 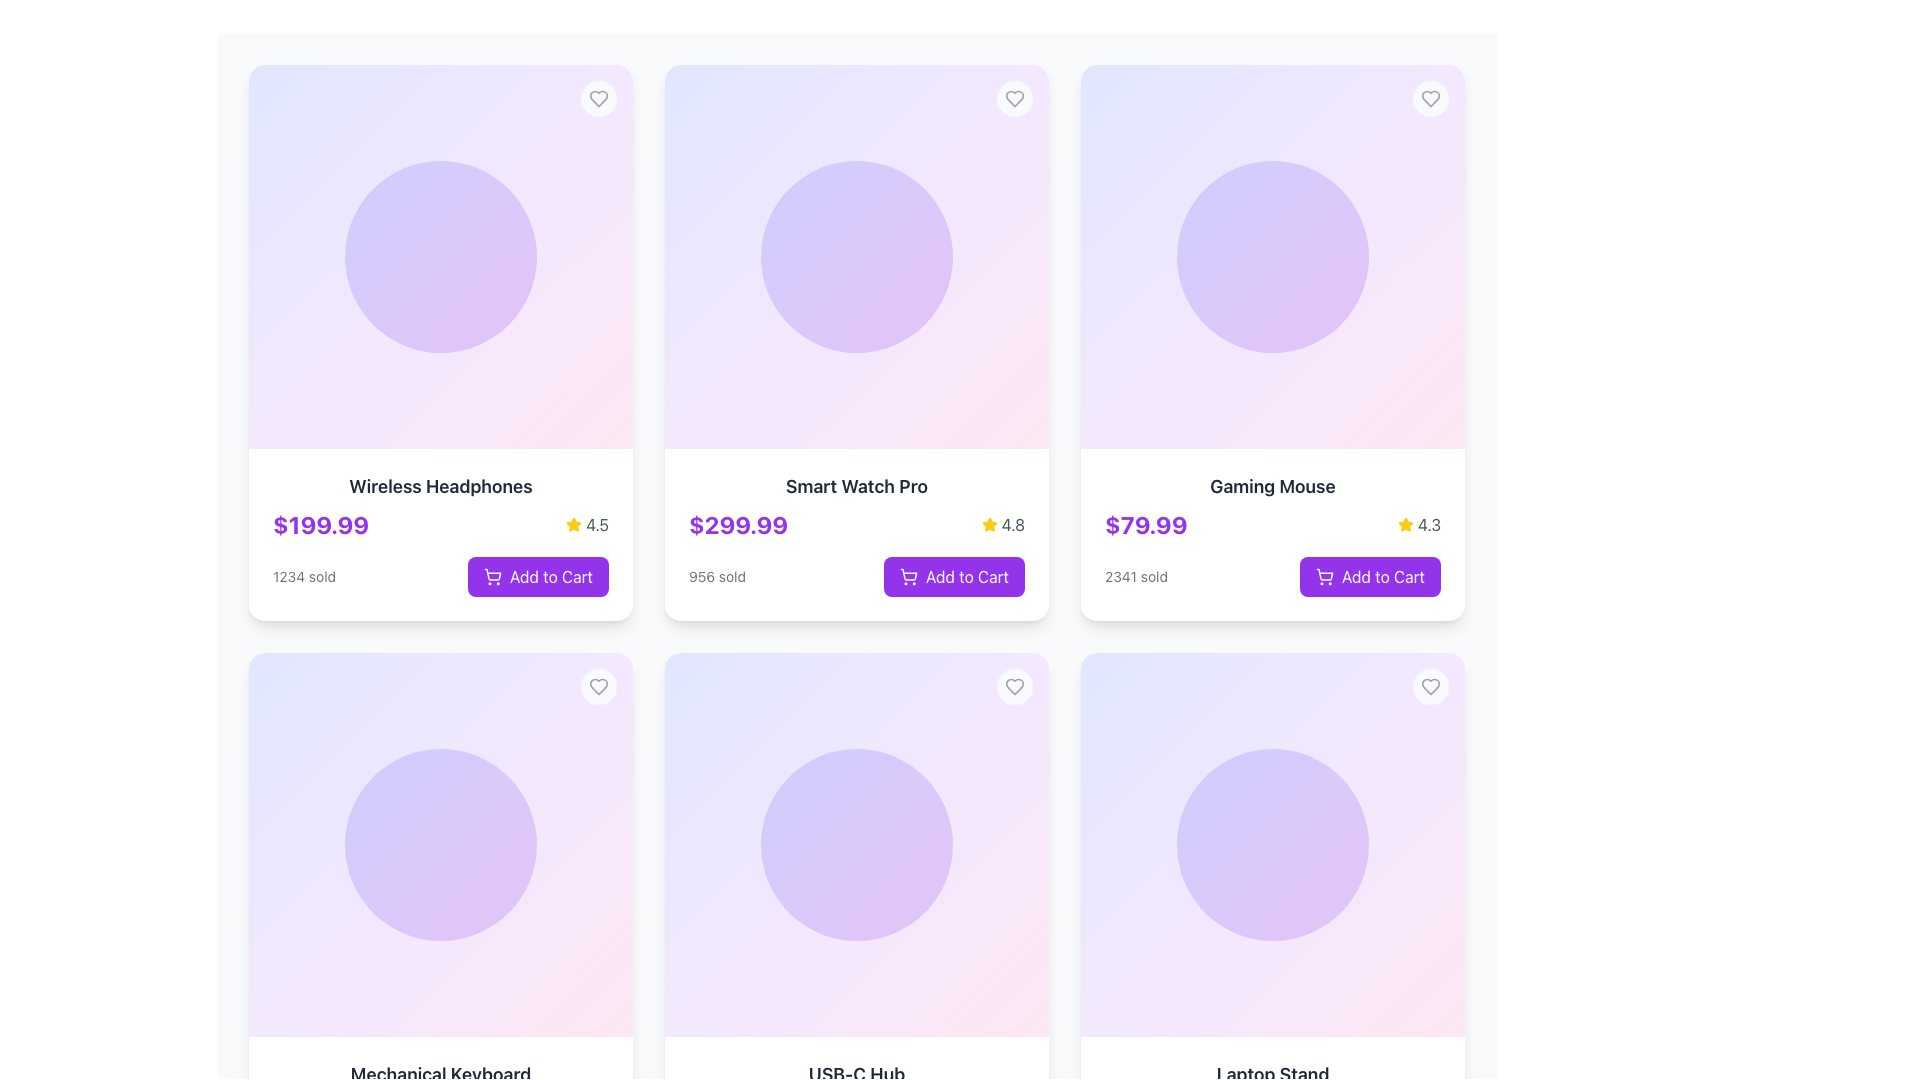 I want to click on the circular button with a heart icon located at the top-right corner of the product card for keyboard accessibility, so click(x=598, y=685).